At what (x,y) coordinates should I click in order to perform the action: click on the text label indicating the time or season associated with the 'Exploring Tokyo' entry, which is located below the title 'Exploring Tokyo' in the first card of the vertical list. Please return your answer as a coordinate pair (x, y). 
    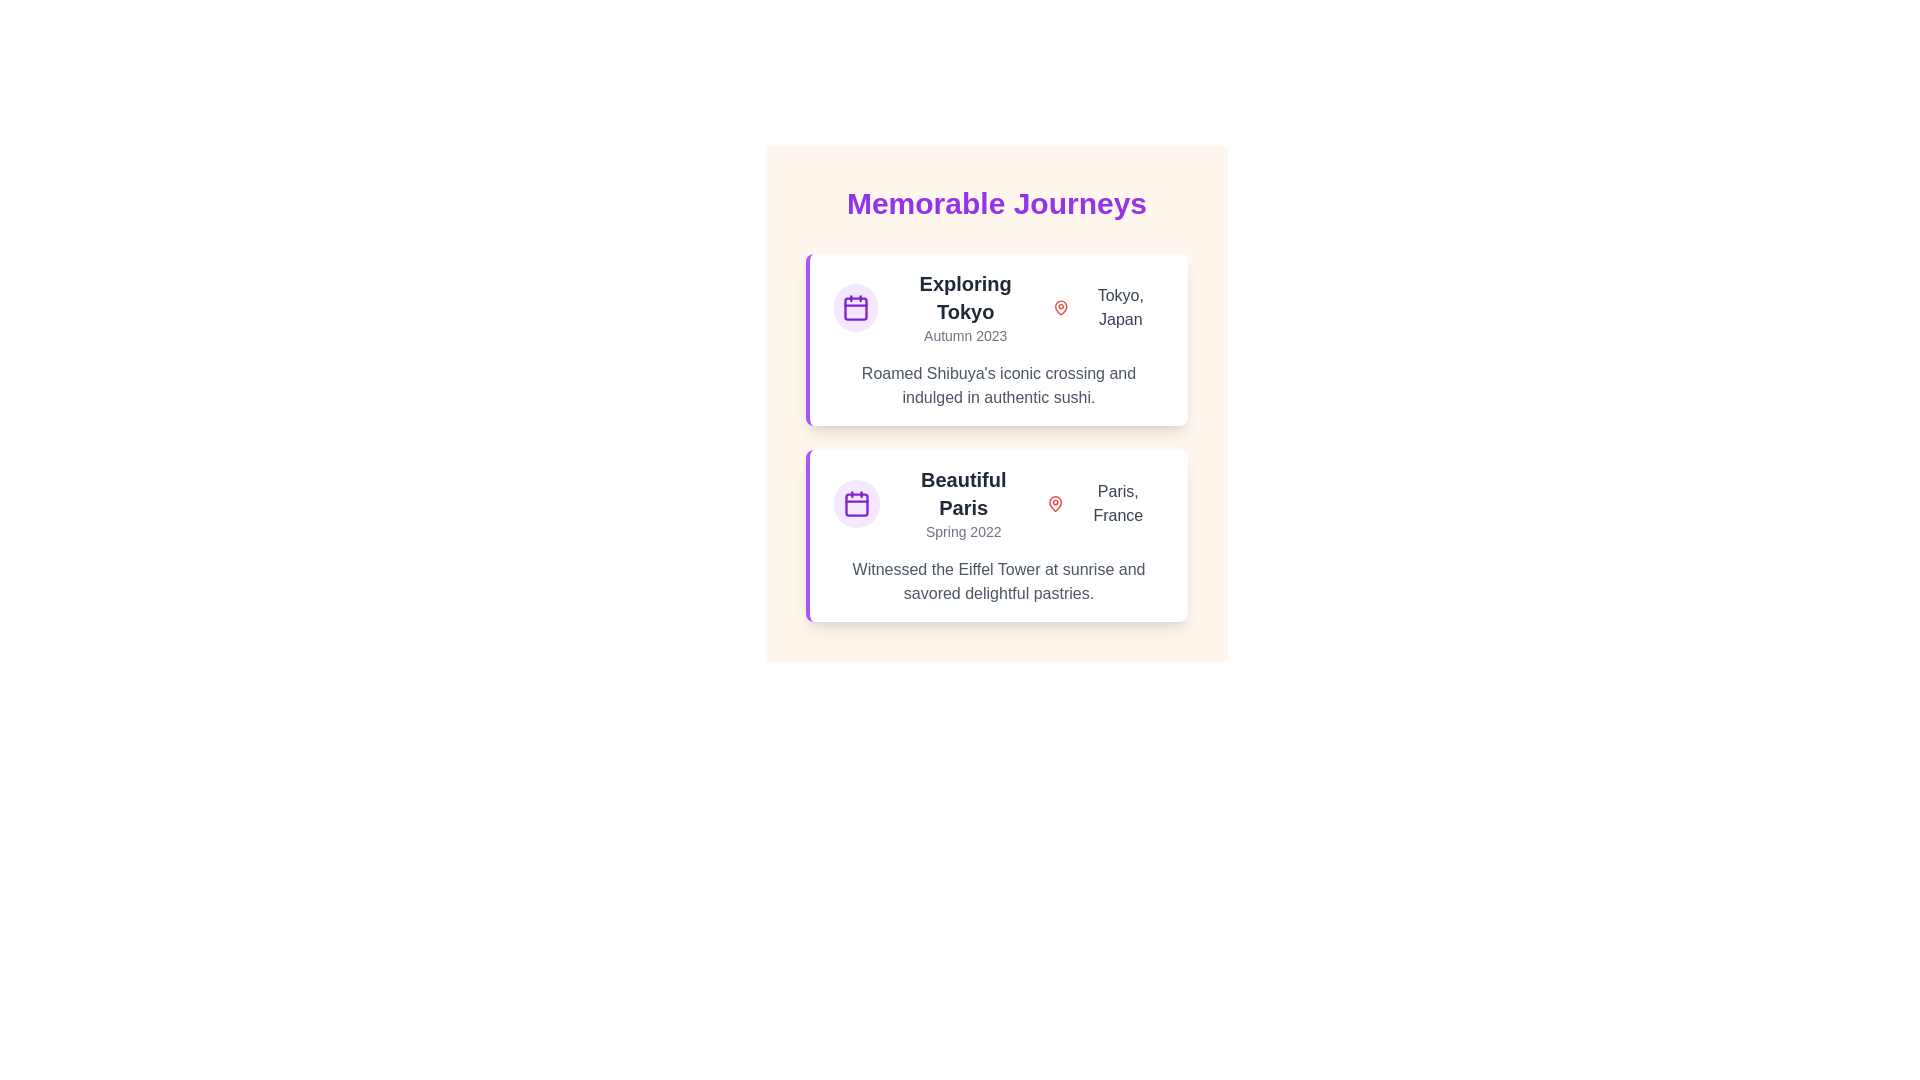
    Looking at the image, I should click on (965, 334).